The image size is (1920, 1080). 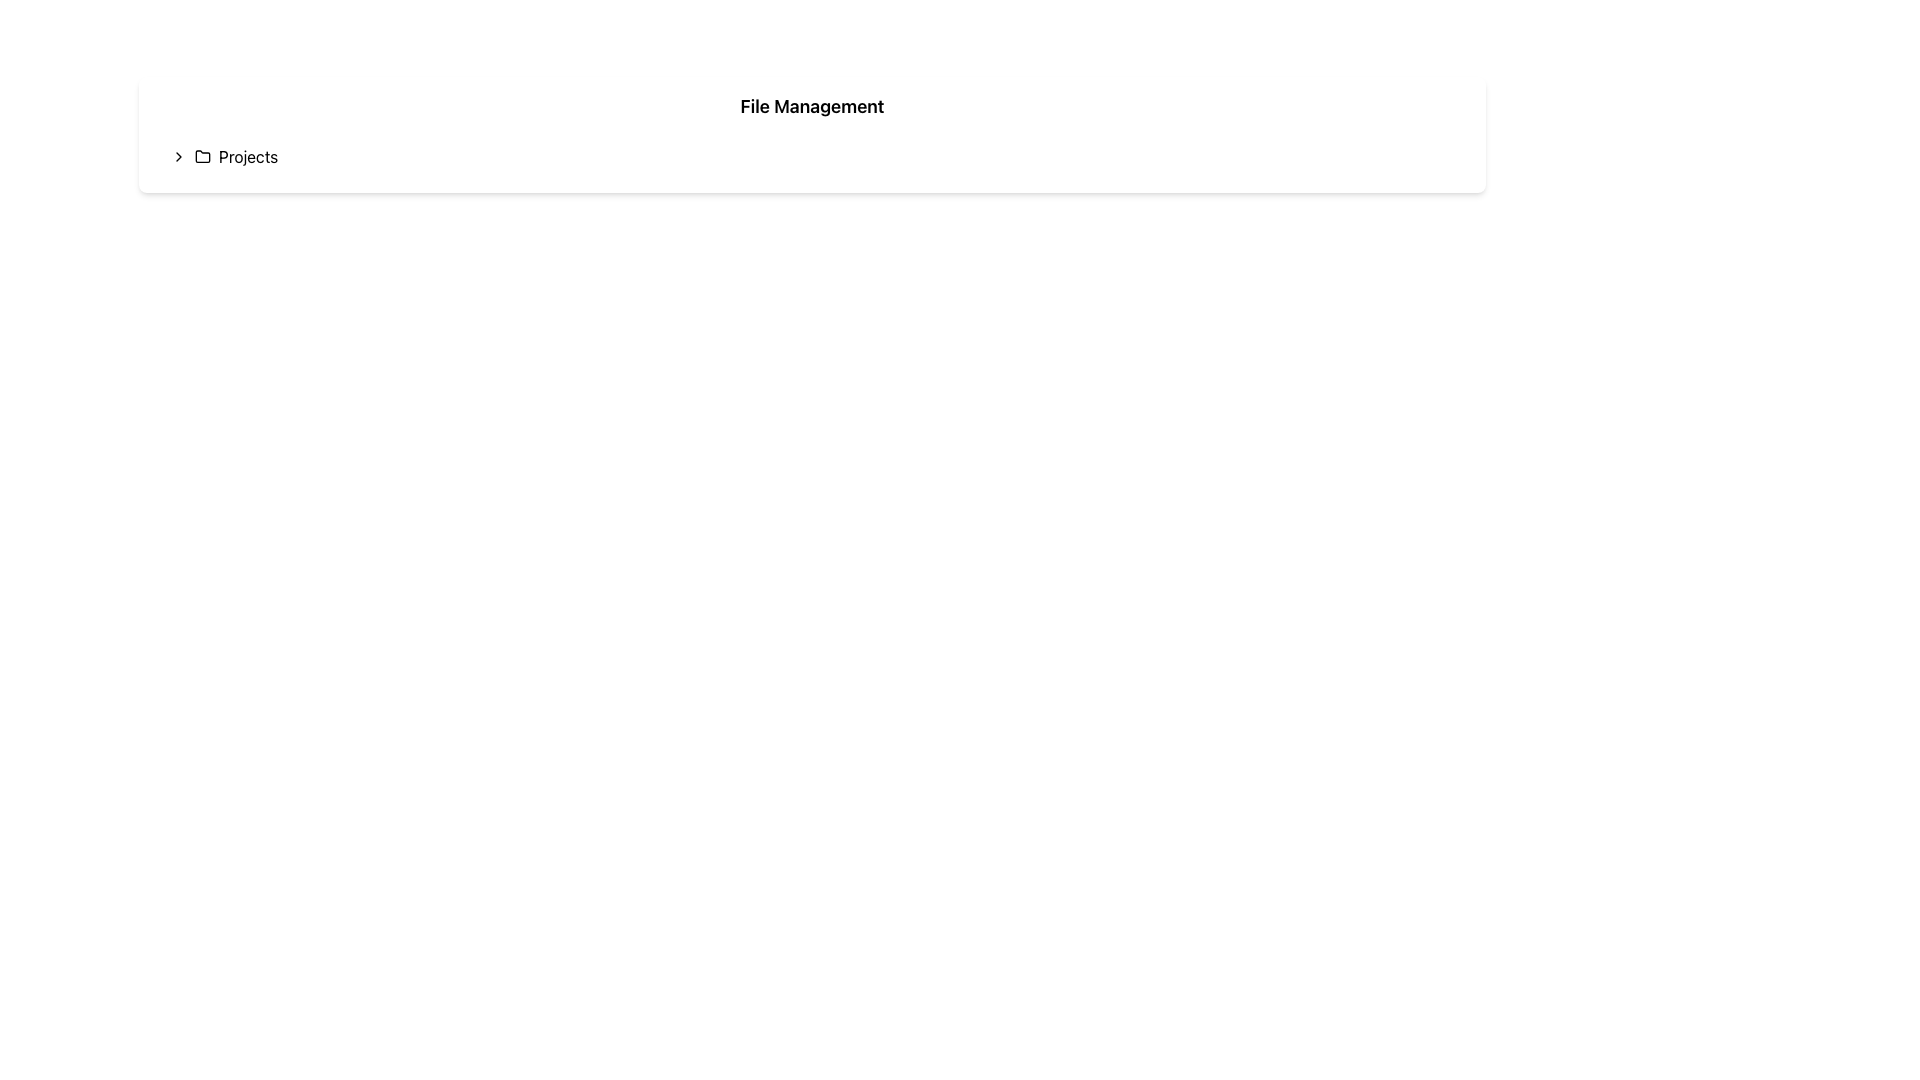 What do you see at coordinates (202, 154) in the screenshot?
I see `the 'folder' icon, which is a subcomponent of an SVG element and is located near the label titled 'Projects'` at bounding box center [202, 154].